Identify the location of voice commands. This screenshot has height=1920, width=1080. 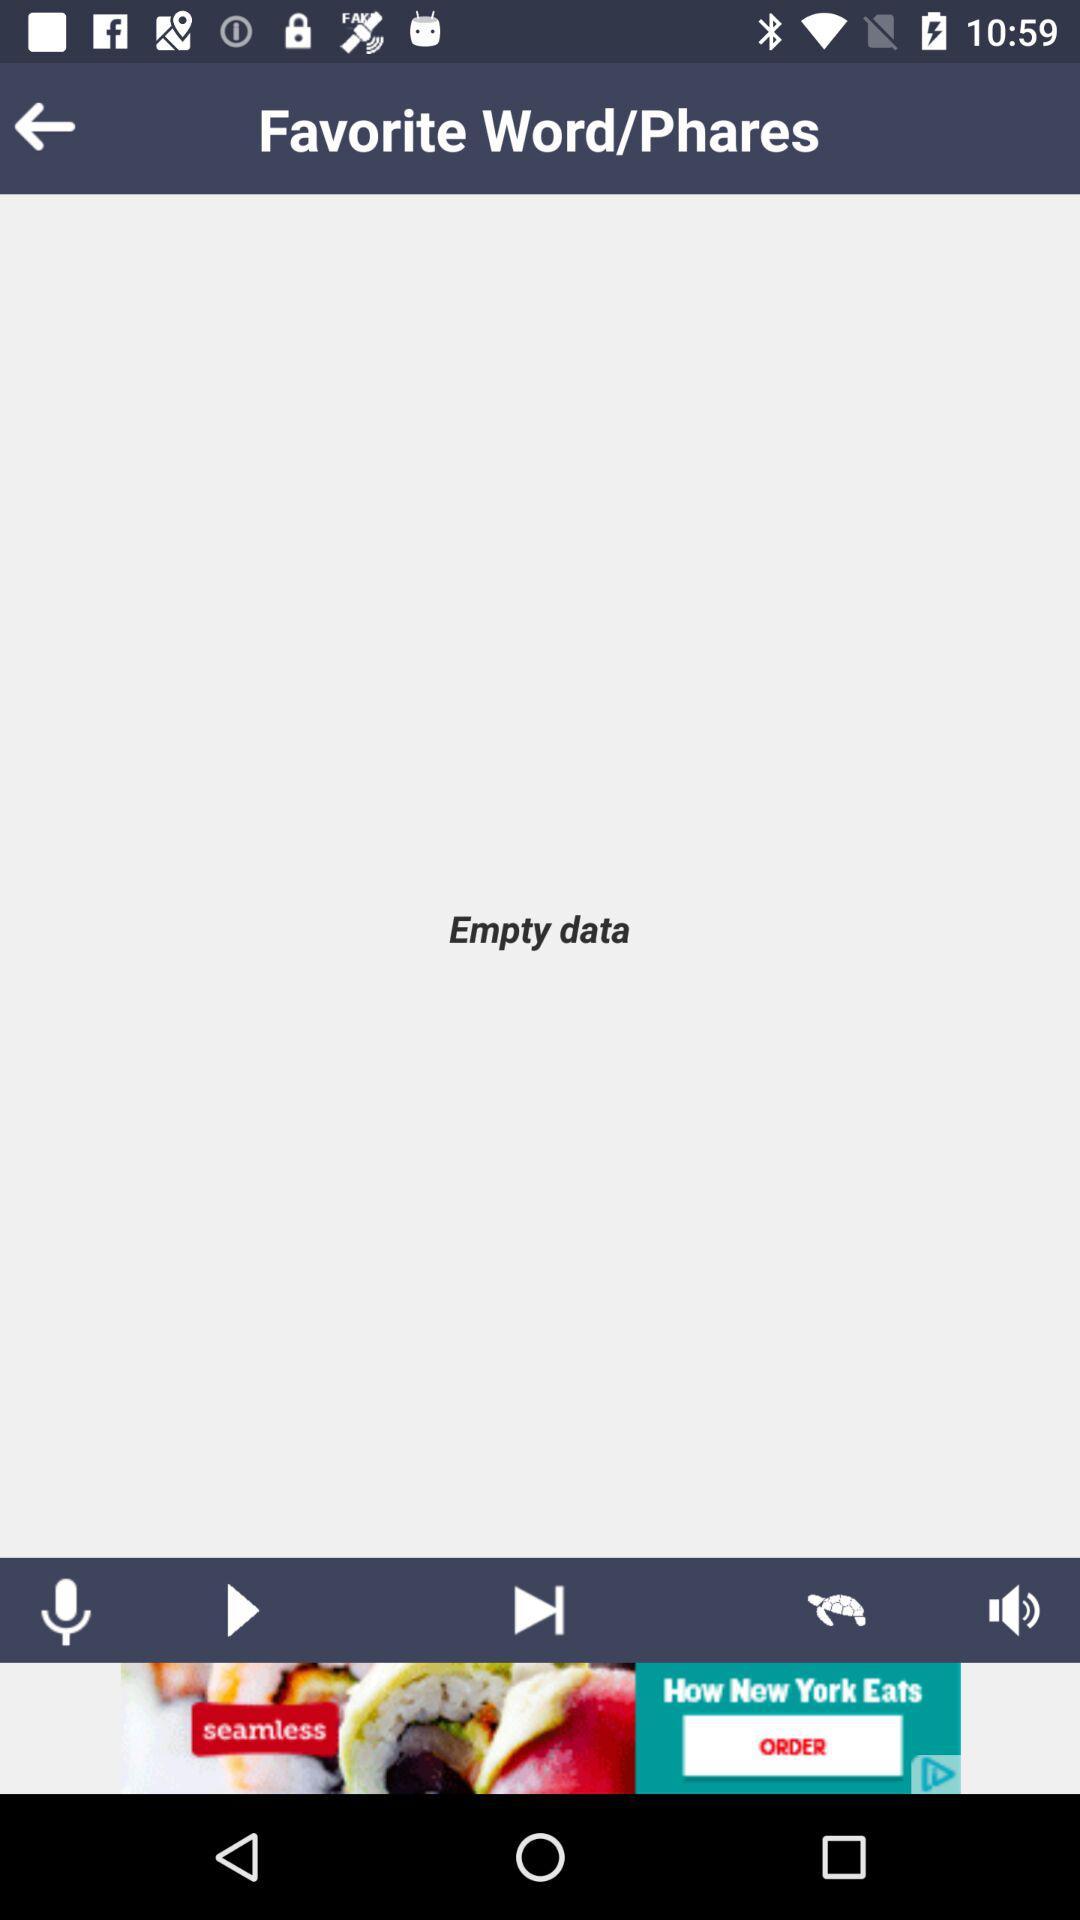
(64, 1610).